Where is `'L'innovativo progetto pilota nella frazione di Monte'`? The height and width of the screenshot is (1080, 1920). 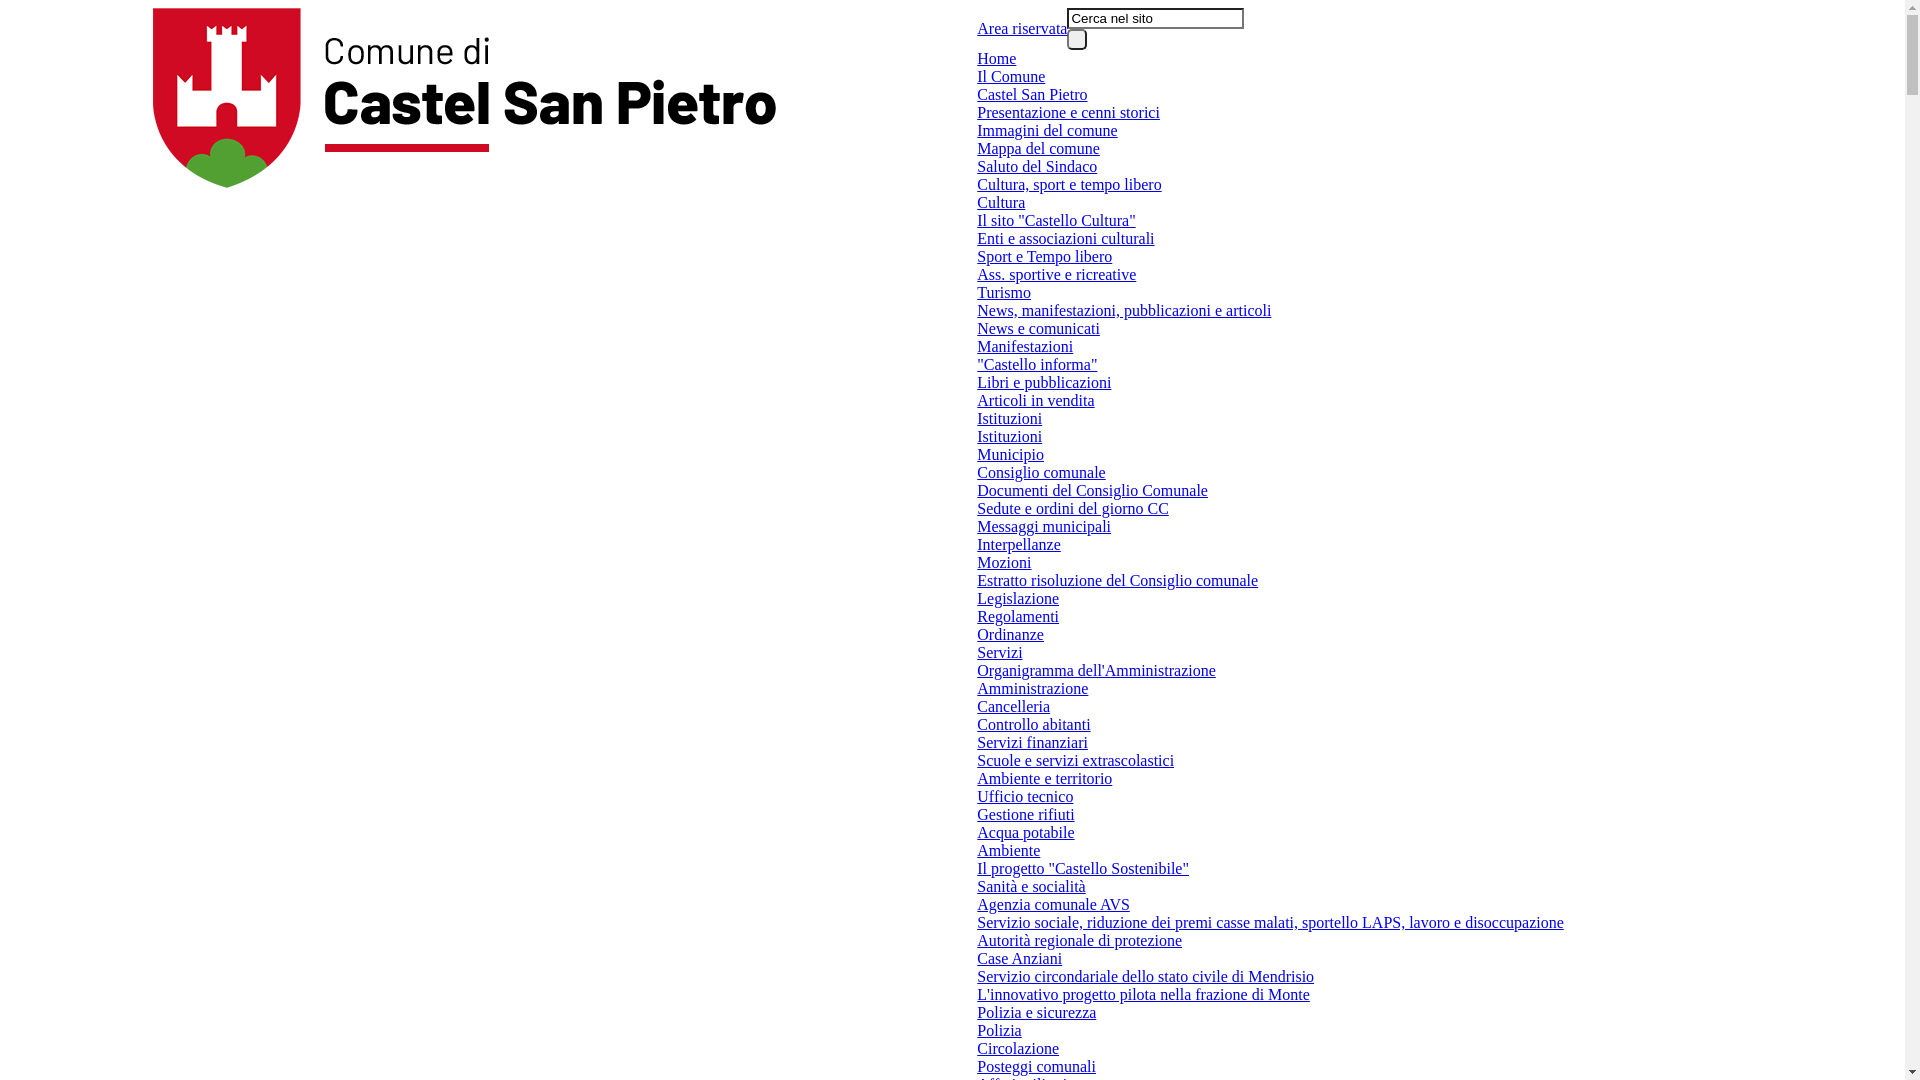
'L'innovativo progetto pilota nella frazione di Monte' is located at coordinates (1143, 995).